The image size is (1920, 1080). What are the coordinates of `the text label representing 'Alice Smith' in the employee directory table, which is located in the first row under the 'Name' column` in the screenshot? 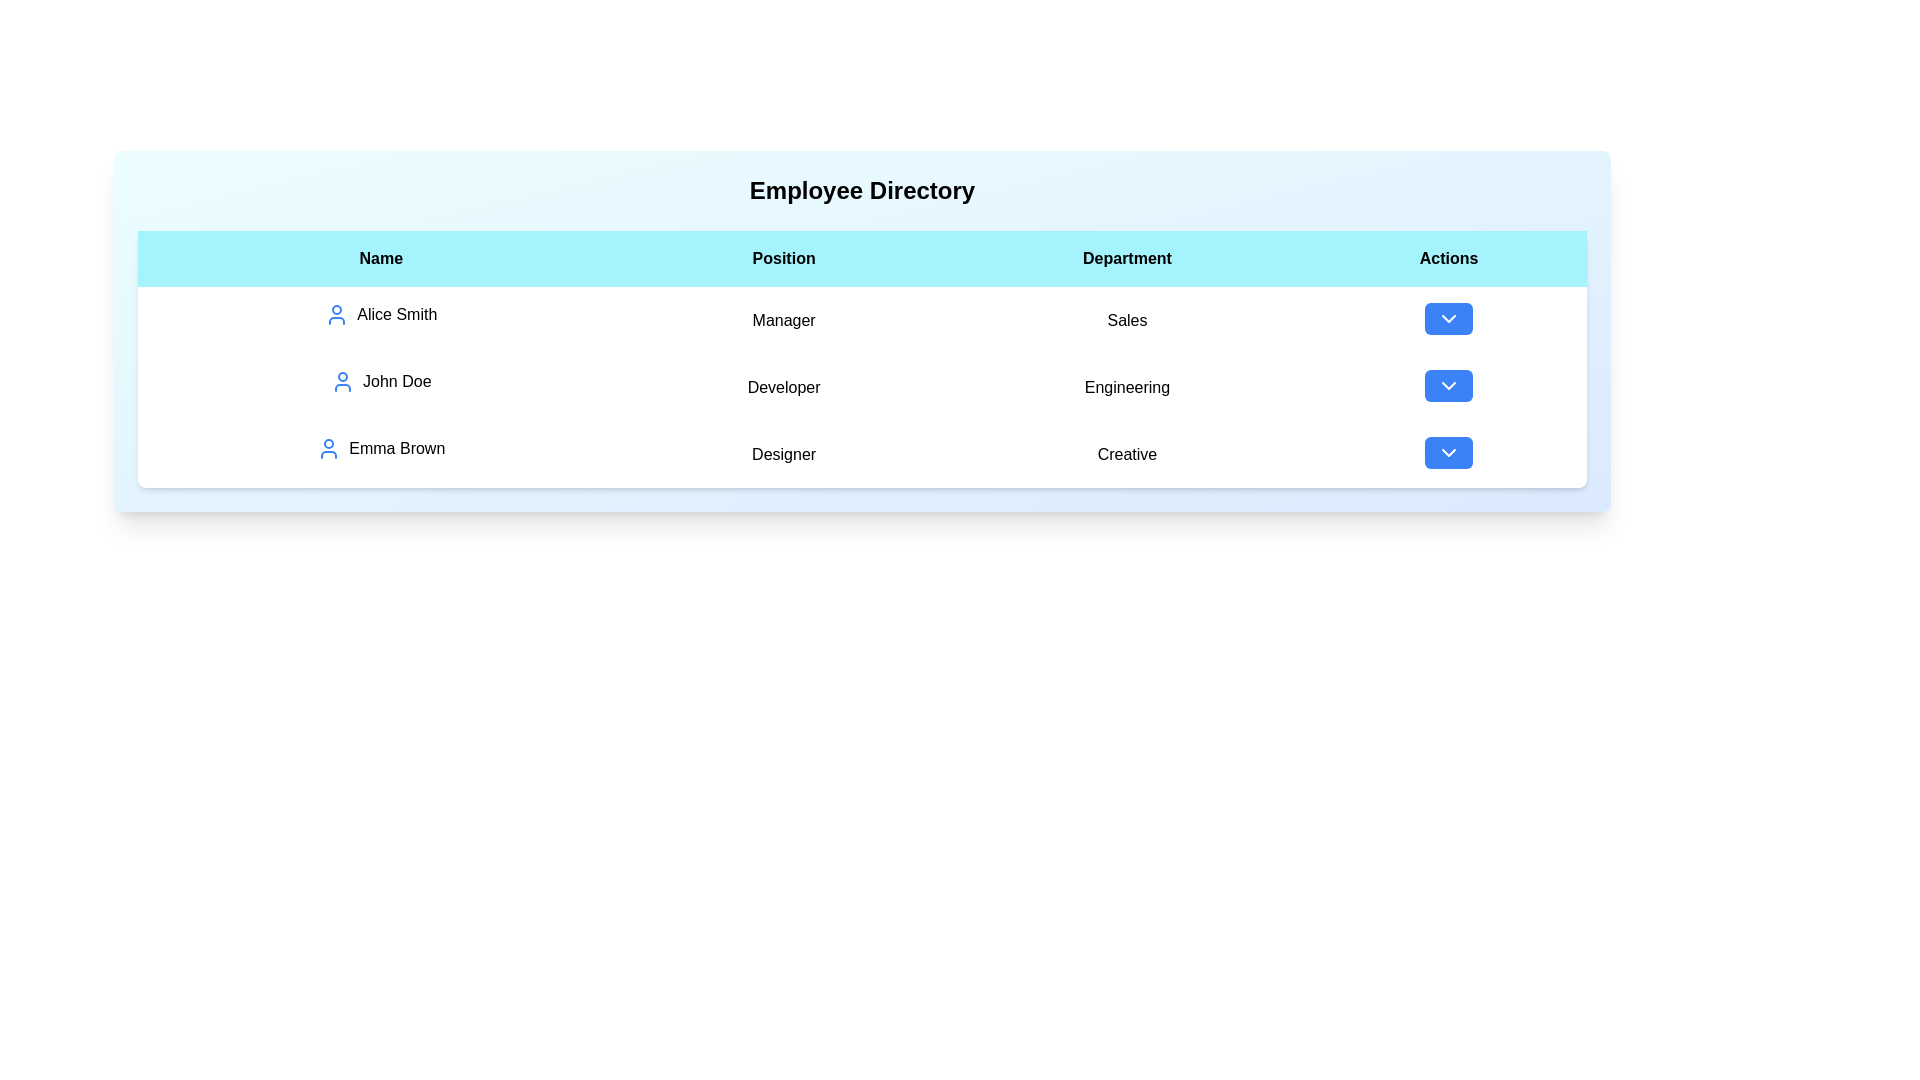 It's located at (381, 315).